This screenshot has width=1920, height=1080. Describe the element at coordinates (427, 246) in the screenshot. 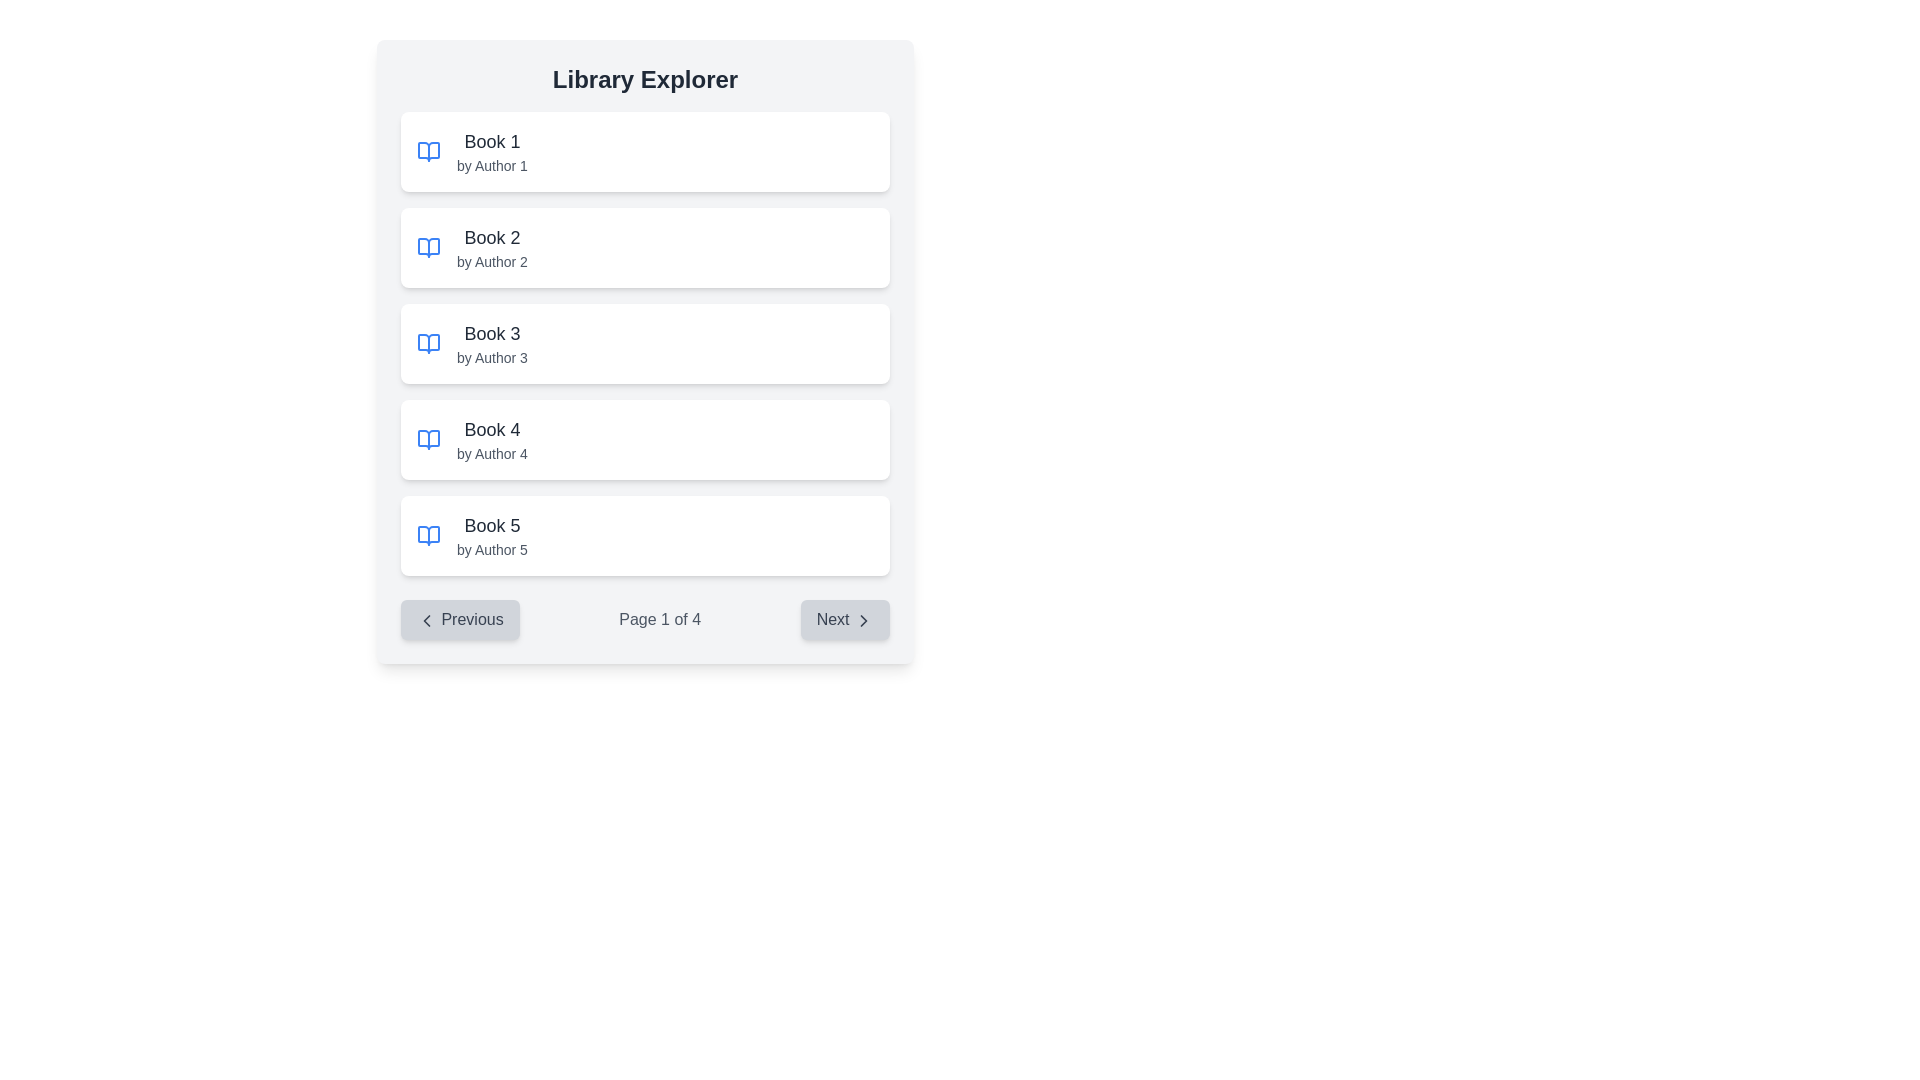

I see `the open book icon styled in blue, which is part of the list item labeled 'Book 2 by Author 2' located on the left side of the item` at that location.